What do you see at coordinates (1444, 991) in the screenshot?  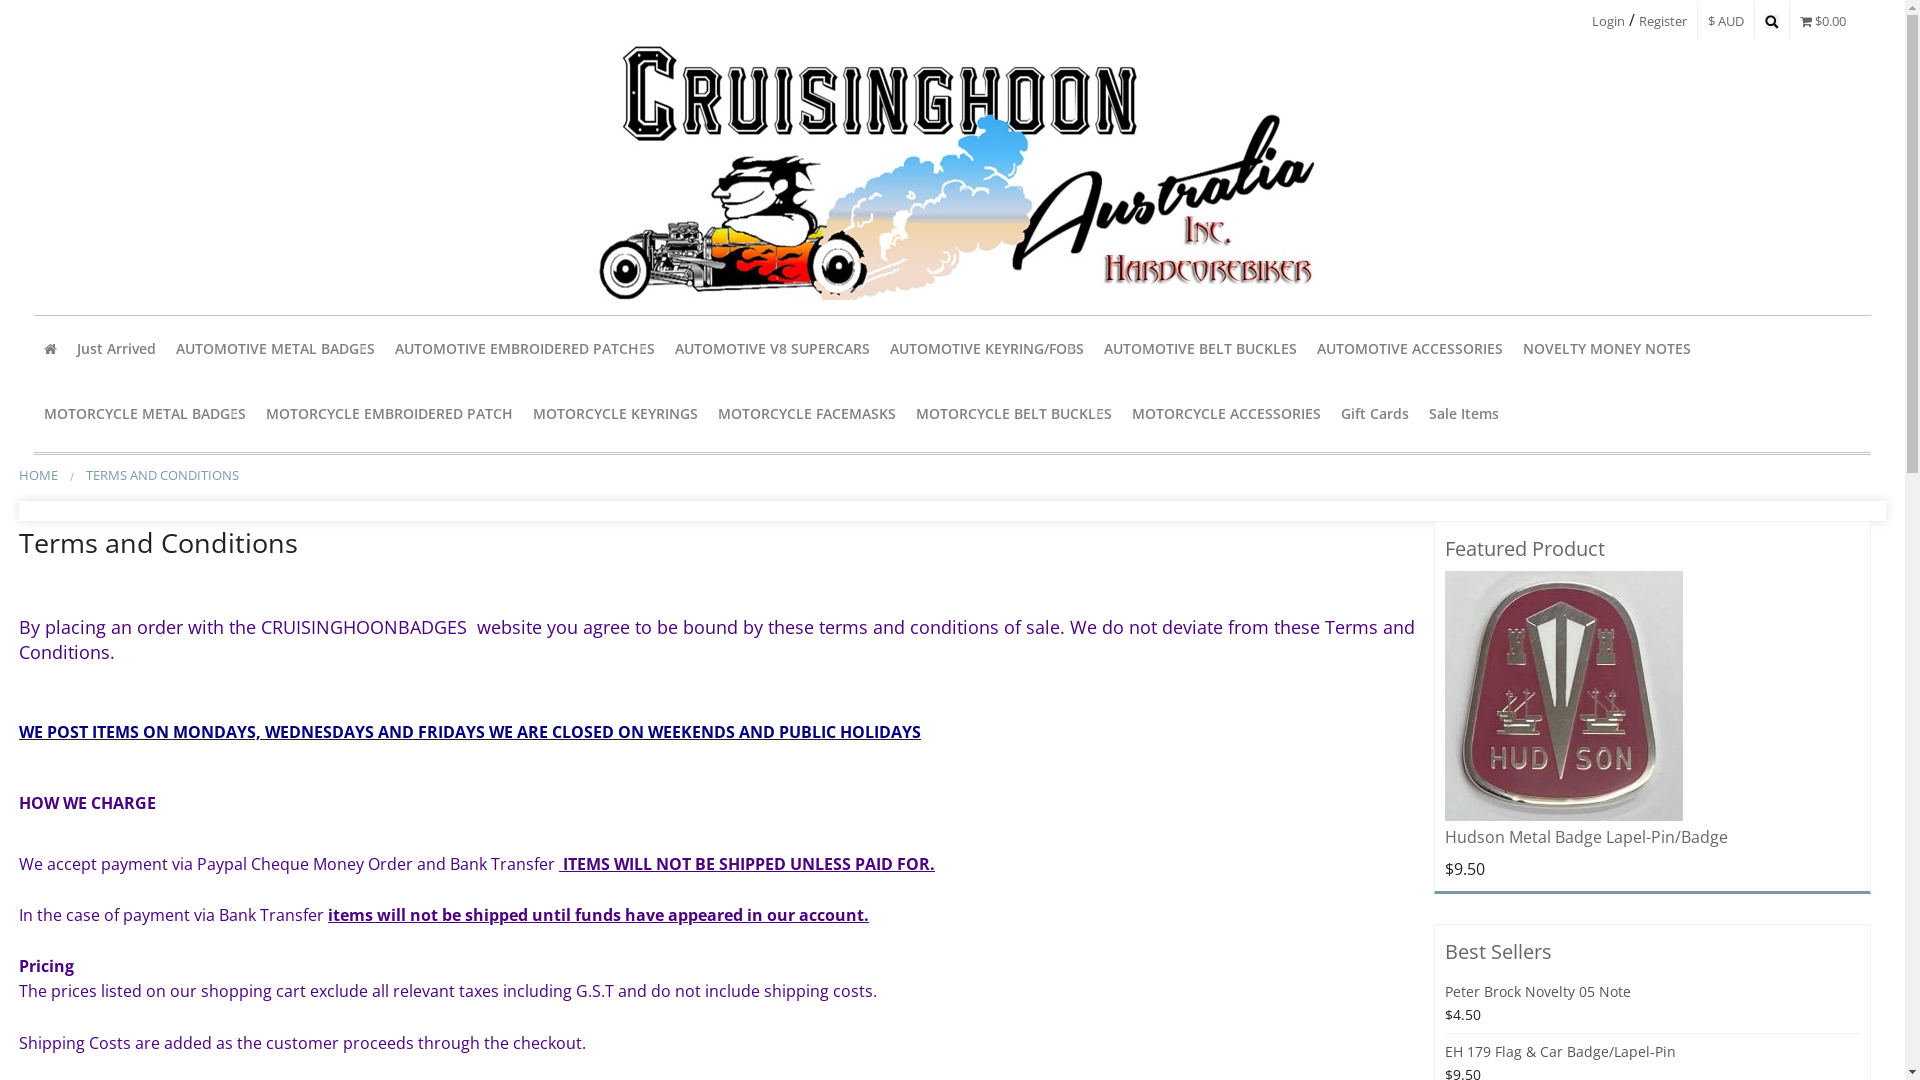 I see `'Peter Brock Novelty 05 Note'` at bounding box center [1444, 991].